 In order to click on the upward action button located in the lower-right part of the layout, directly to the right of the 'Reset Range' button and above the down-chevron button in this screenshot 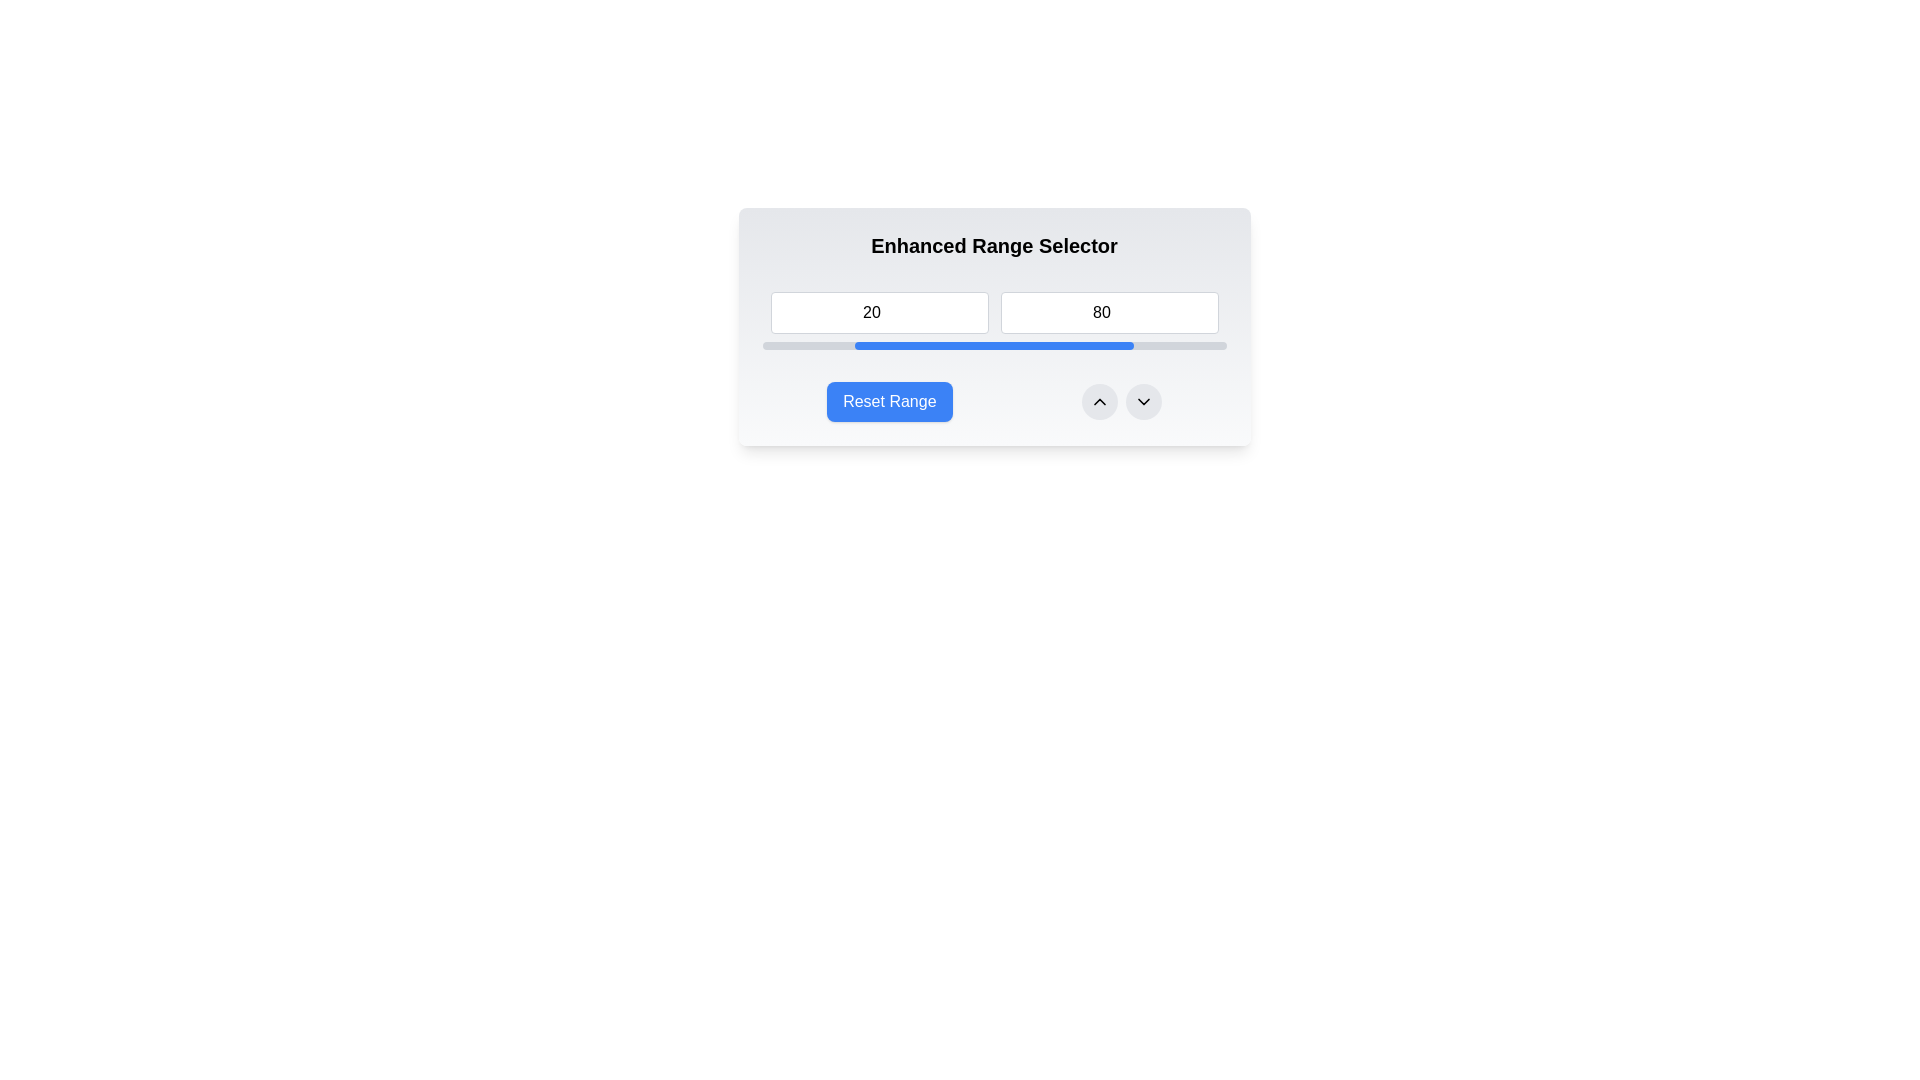, I will do `click(1098, 401)`.